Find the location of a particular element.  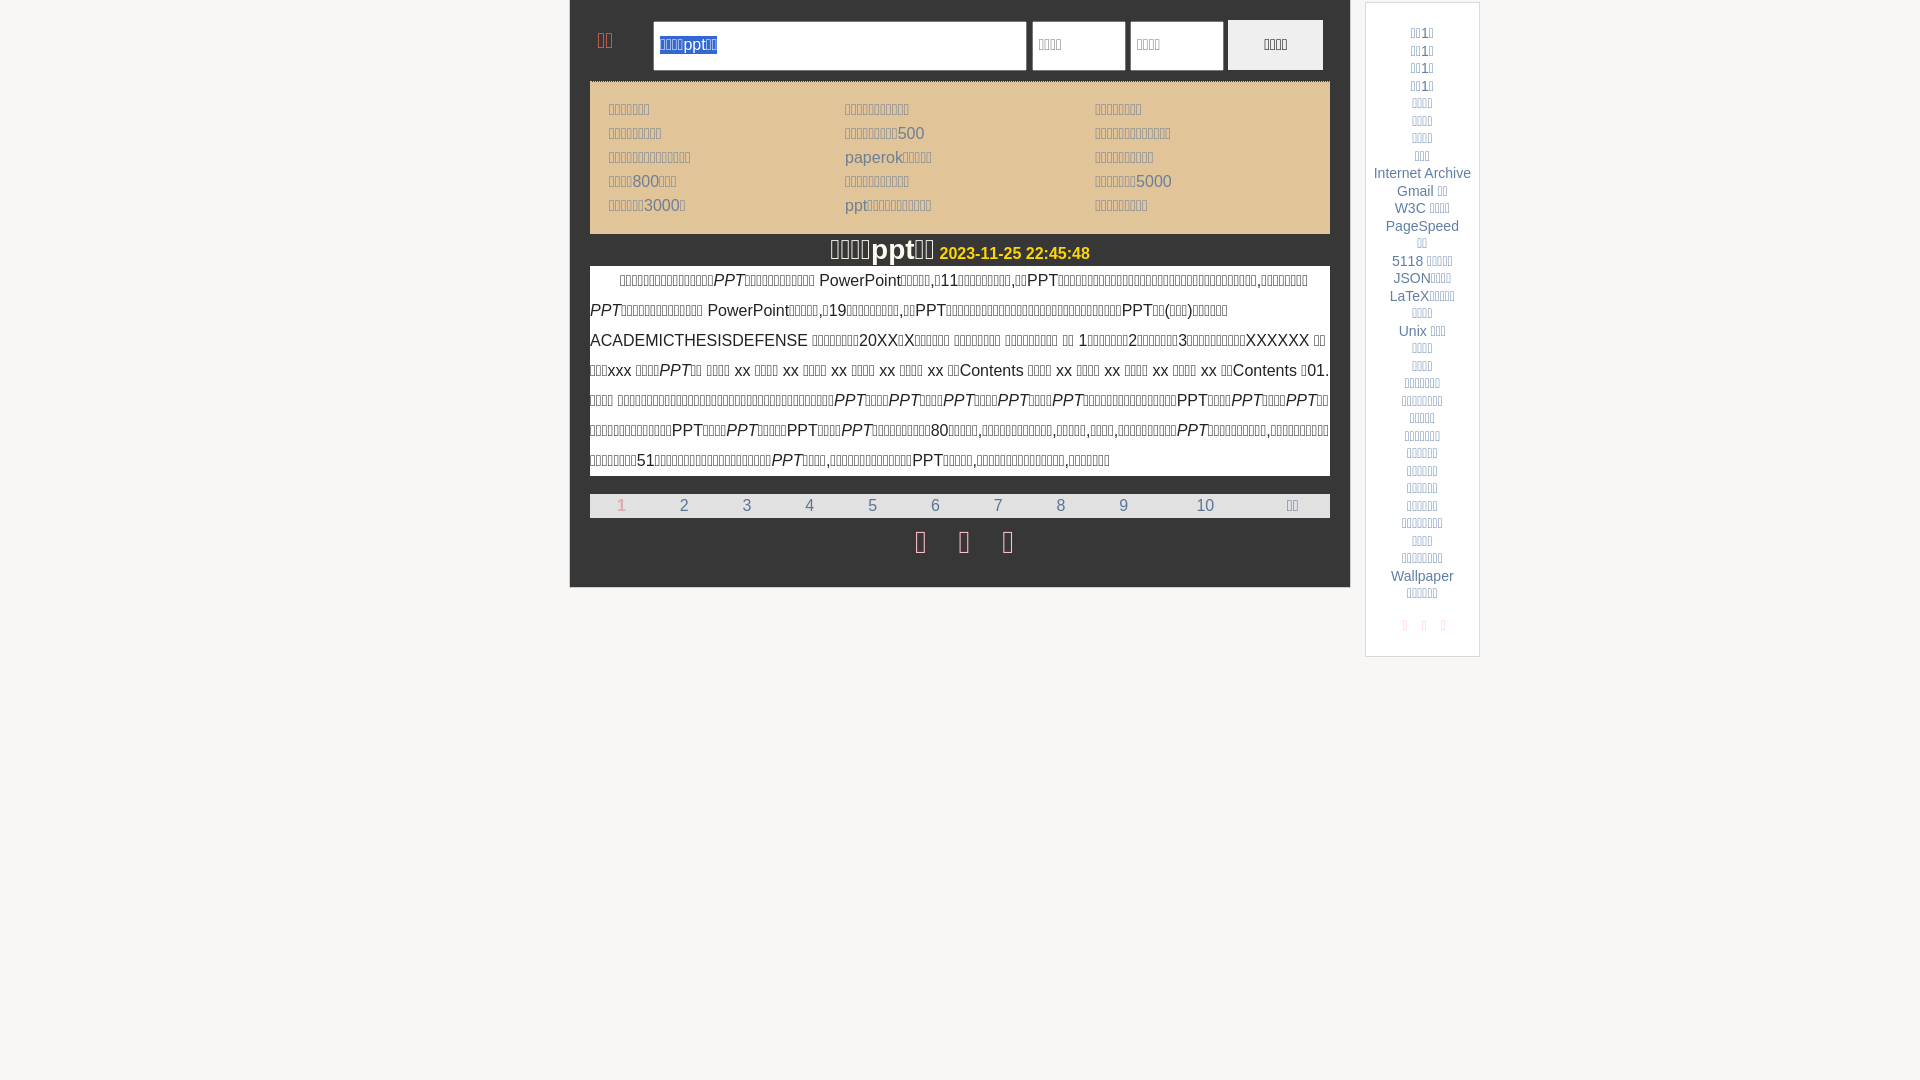

'Wallpaper' is located at coordinates (1421, 575).